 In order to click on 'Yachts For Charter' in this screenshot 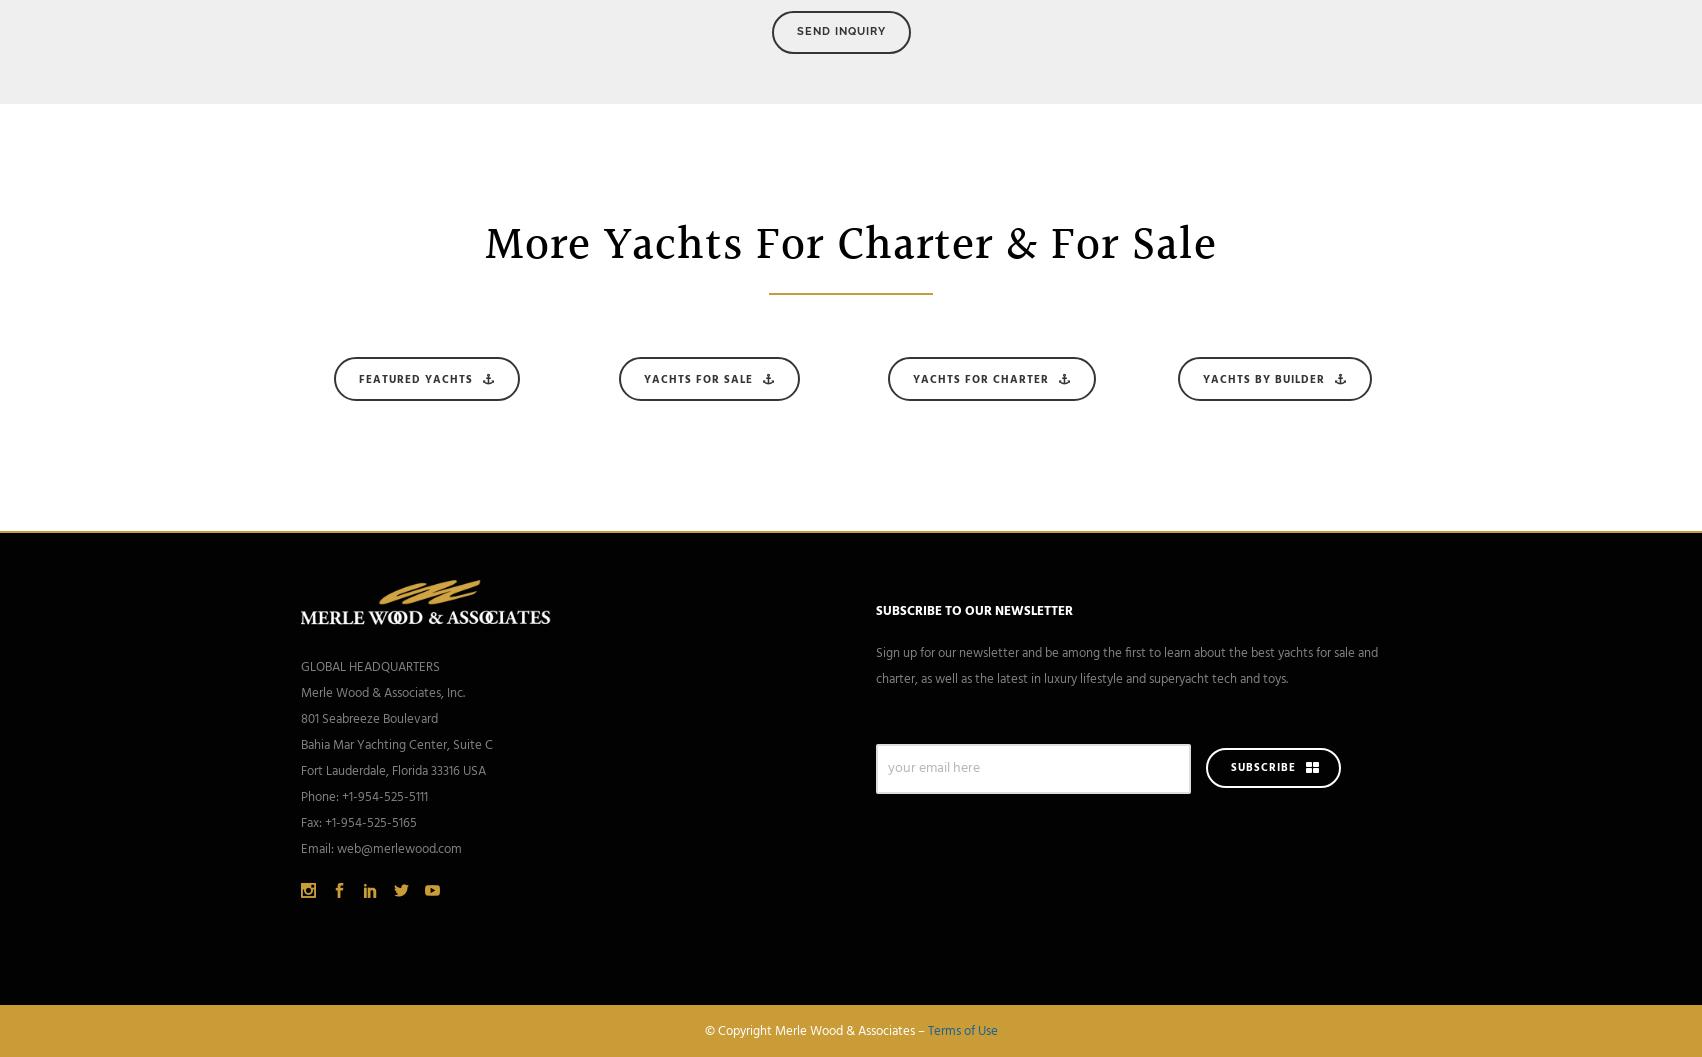, I will do `click(981, 378)`.